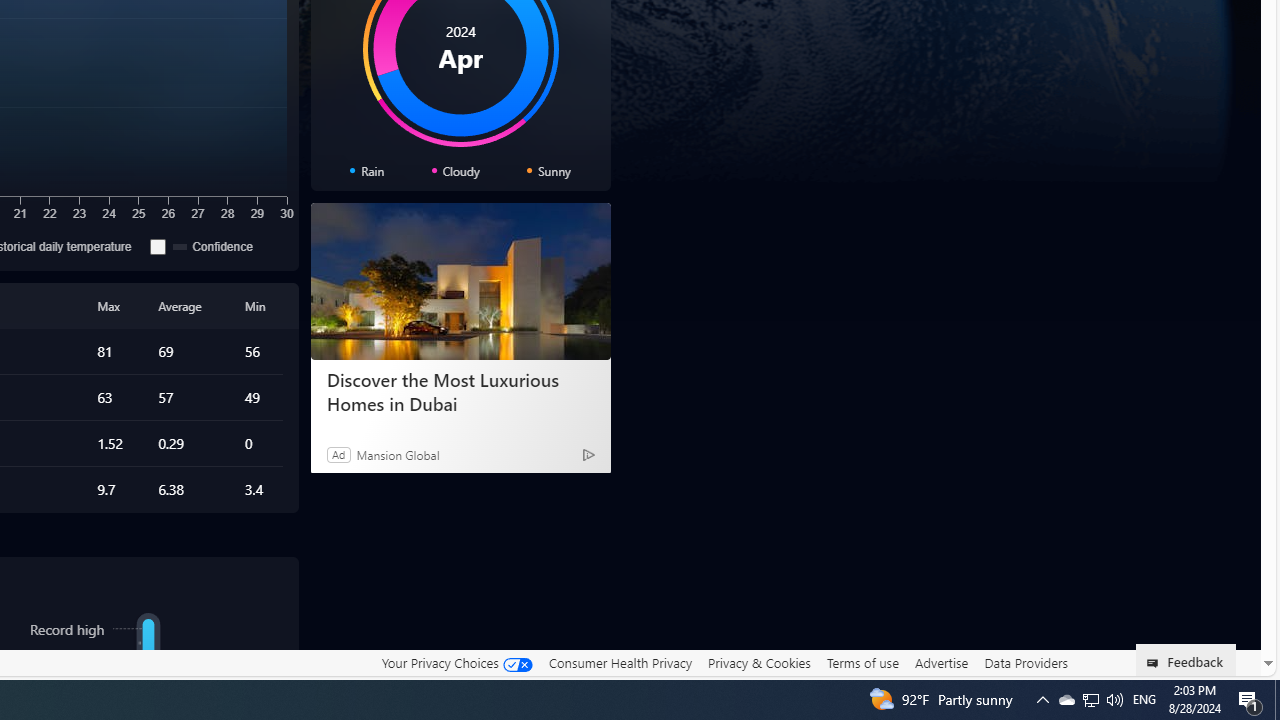 The image size is (1280, 720). Describe the element at coordinates (1025, 663) in the screenshot. I see `'Data Providers'` at that location.